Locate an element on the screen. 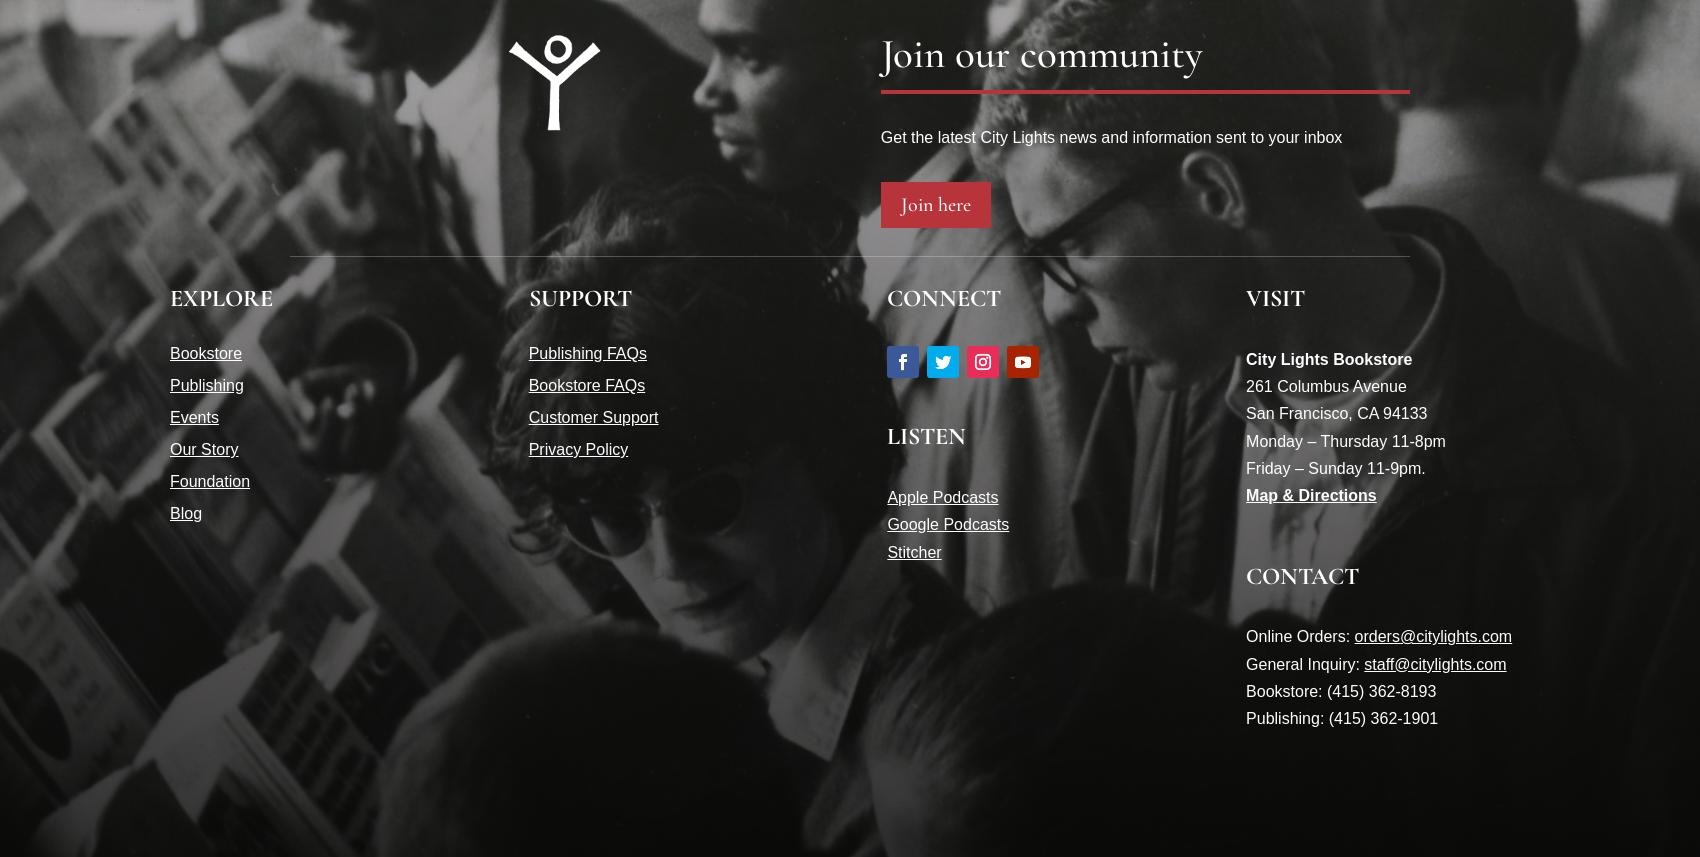  'EXPLORE' is located at coordinates (221, 297).